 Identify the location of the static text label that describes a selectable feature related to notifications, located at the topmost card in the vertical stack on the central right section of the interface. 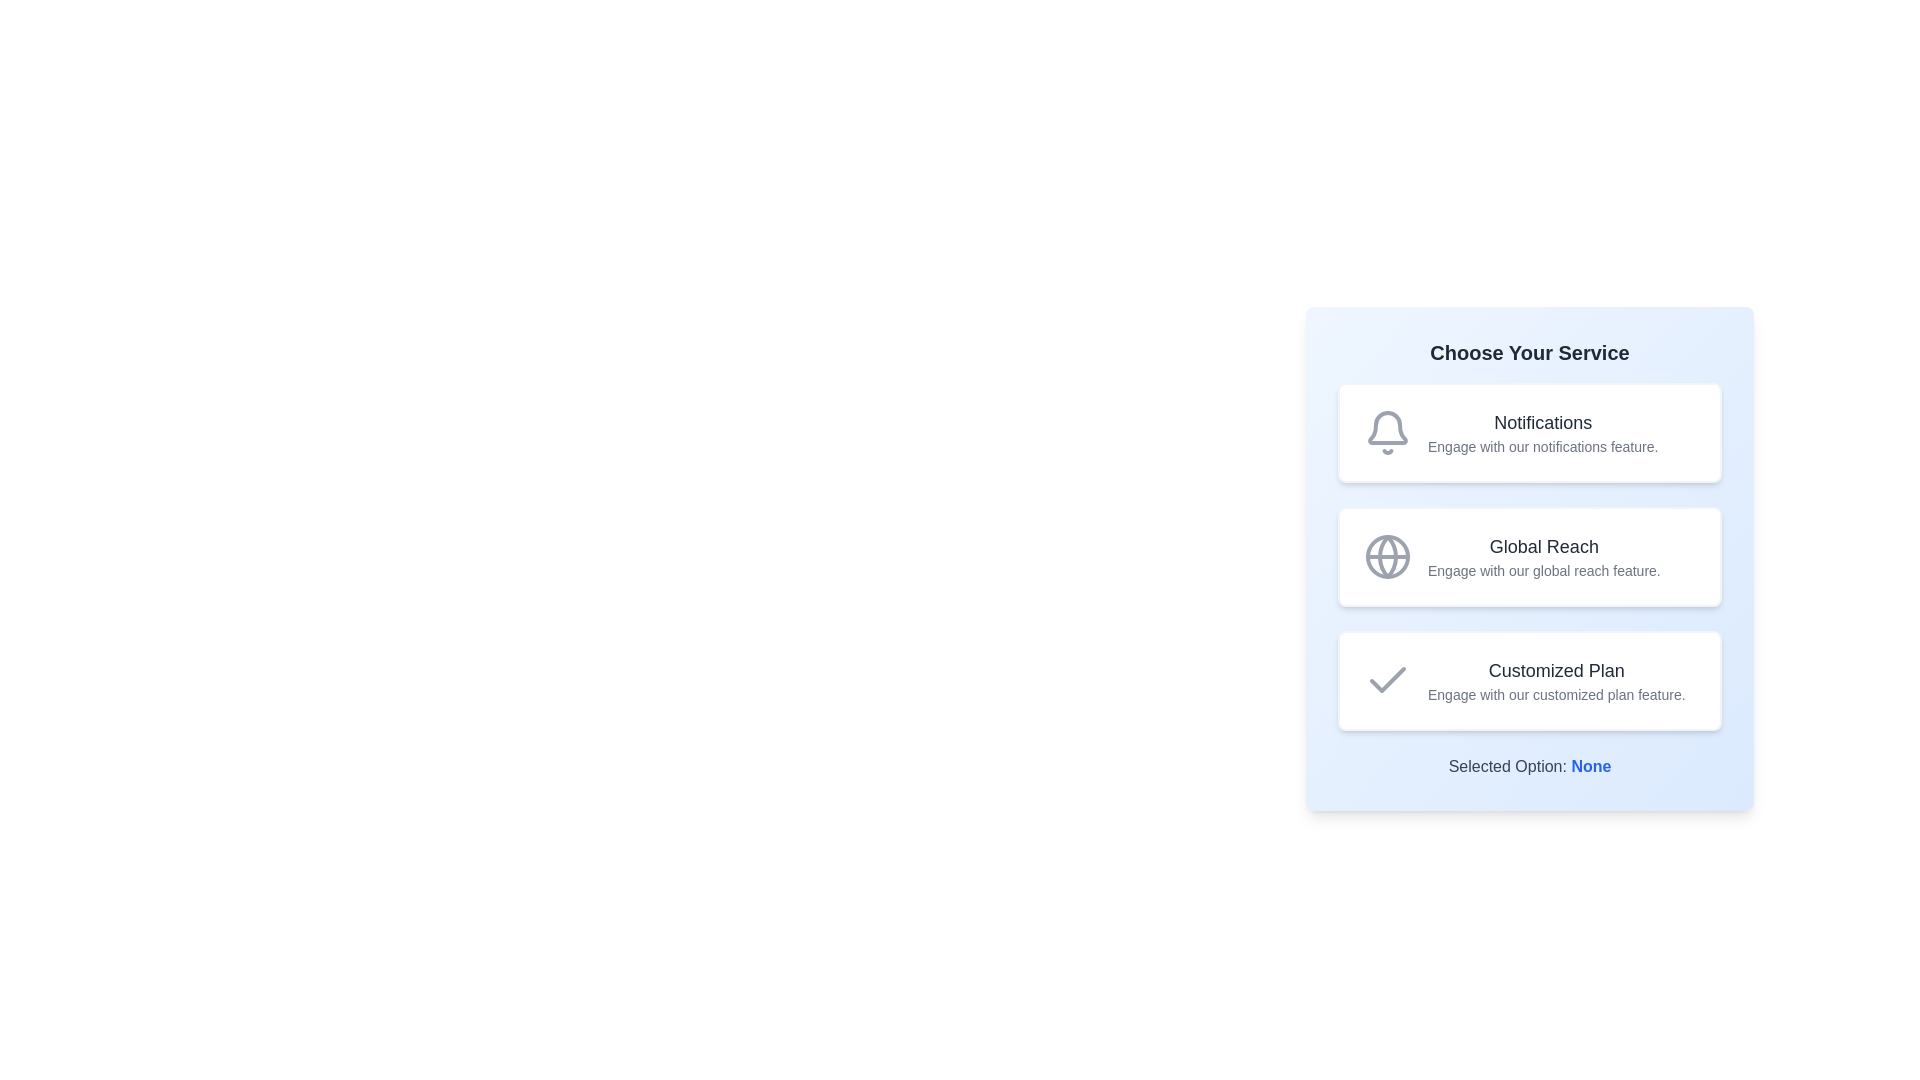
(1542, 431).